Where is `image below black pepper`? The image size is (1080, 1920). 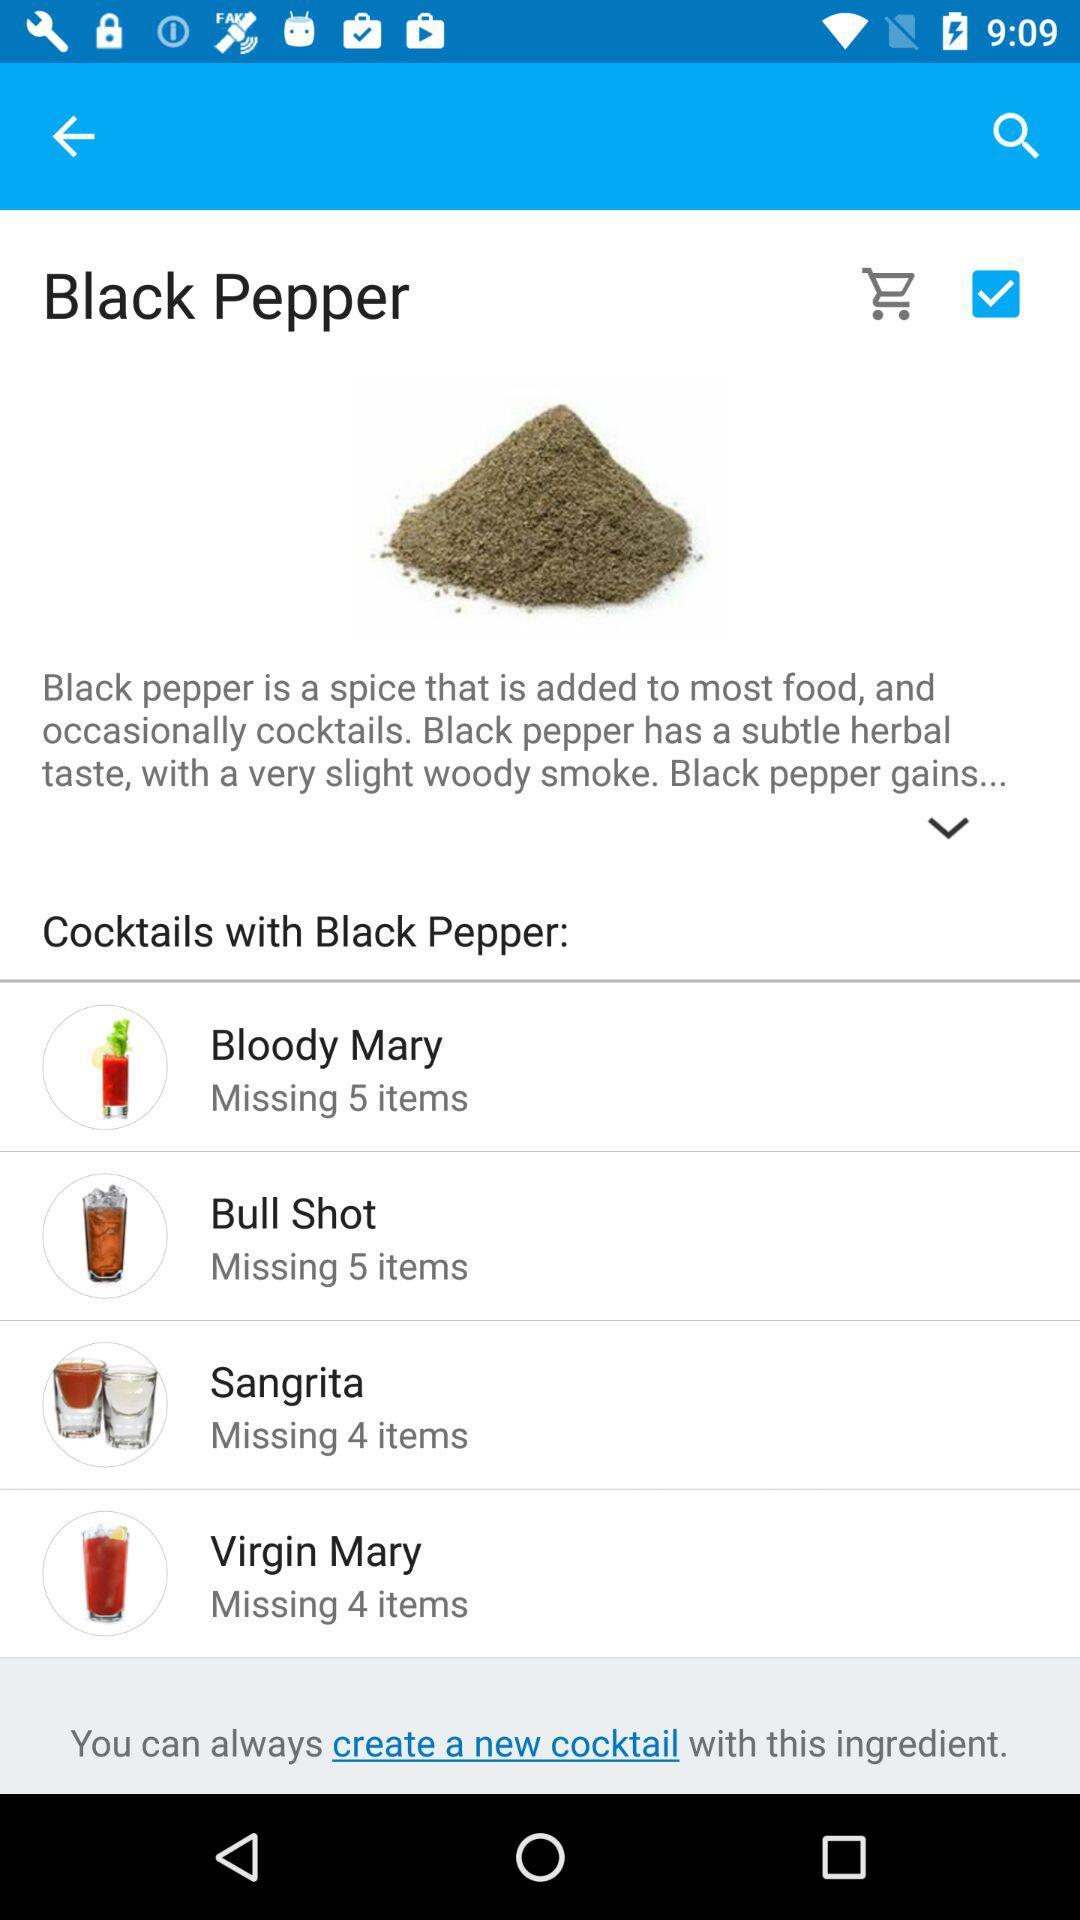
image below black pepper is located at coordinates (540, 509).